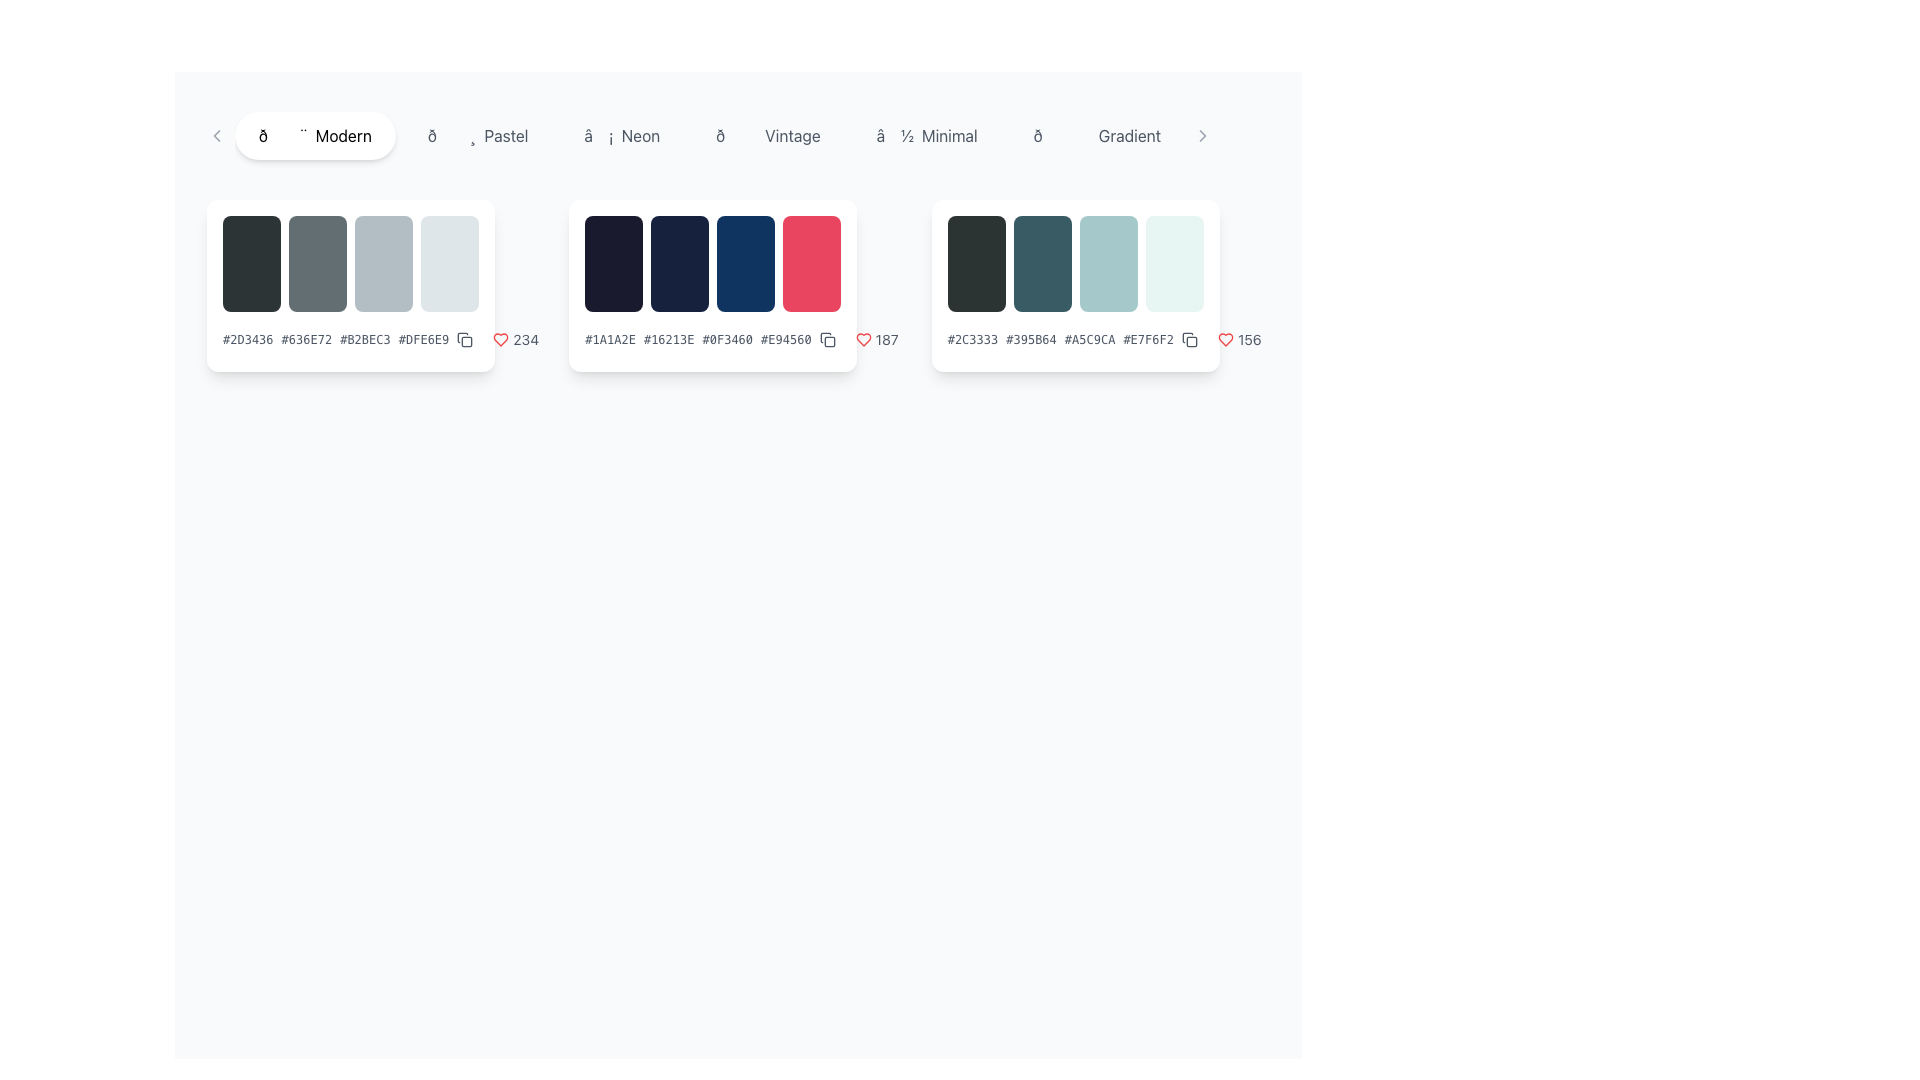 This screenshot has height=1080, width=1920. Describe the element at coordinates (251, 262) in the screenshot. I see `the first static rectangular block representing a color option in the collection, located under the word 'Modern'` at that location.